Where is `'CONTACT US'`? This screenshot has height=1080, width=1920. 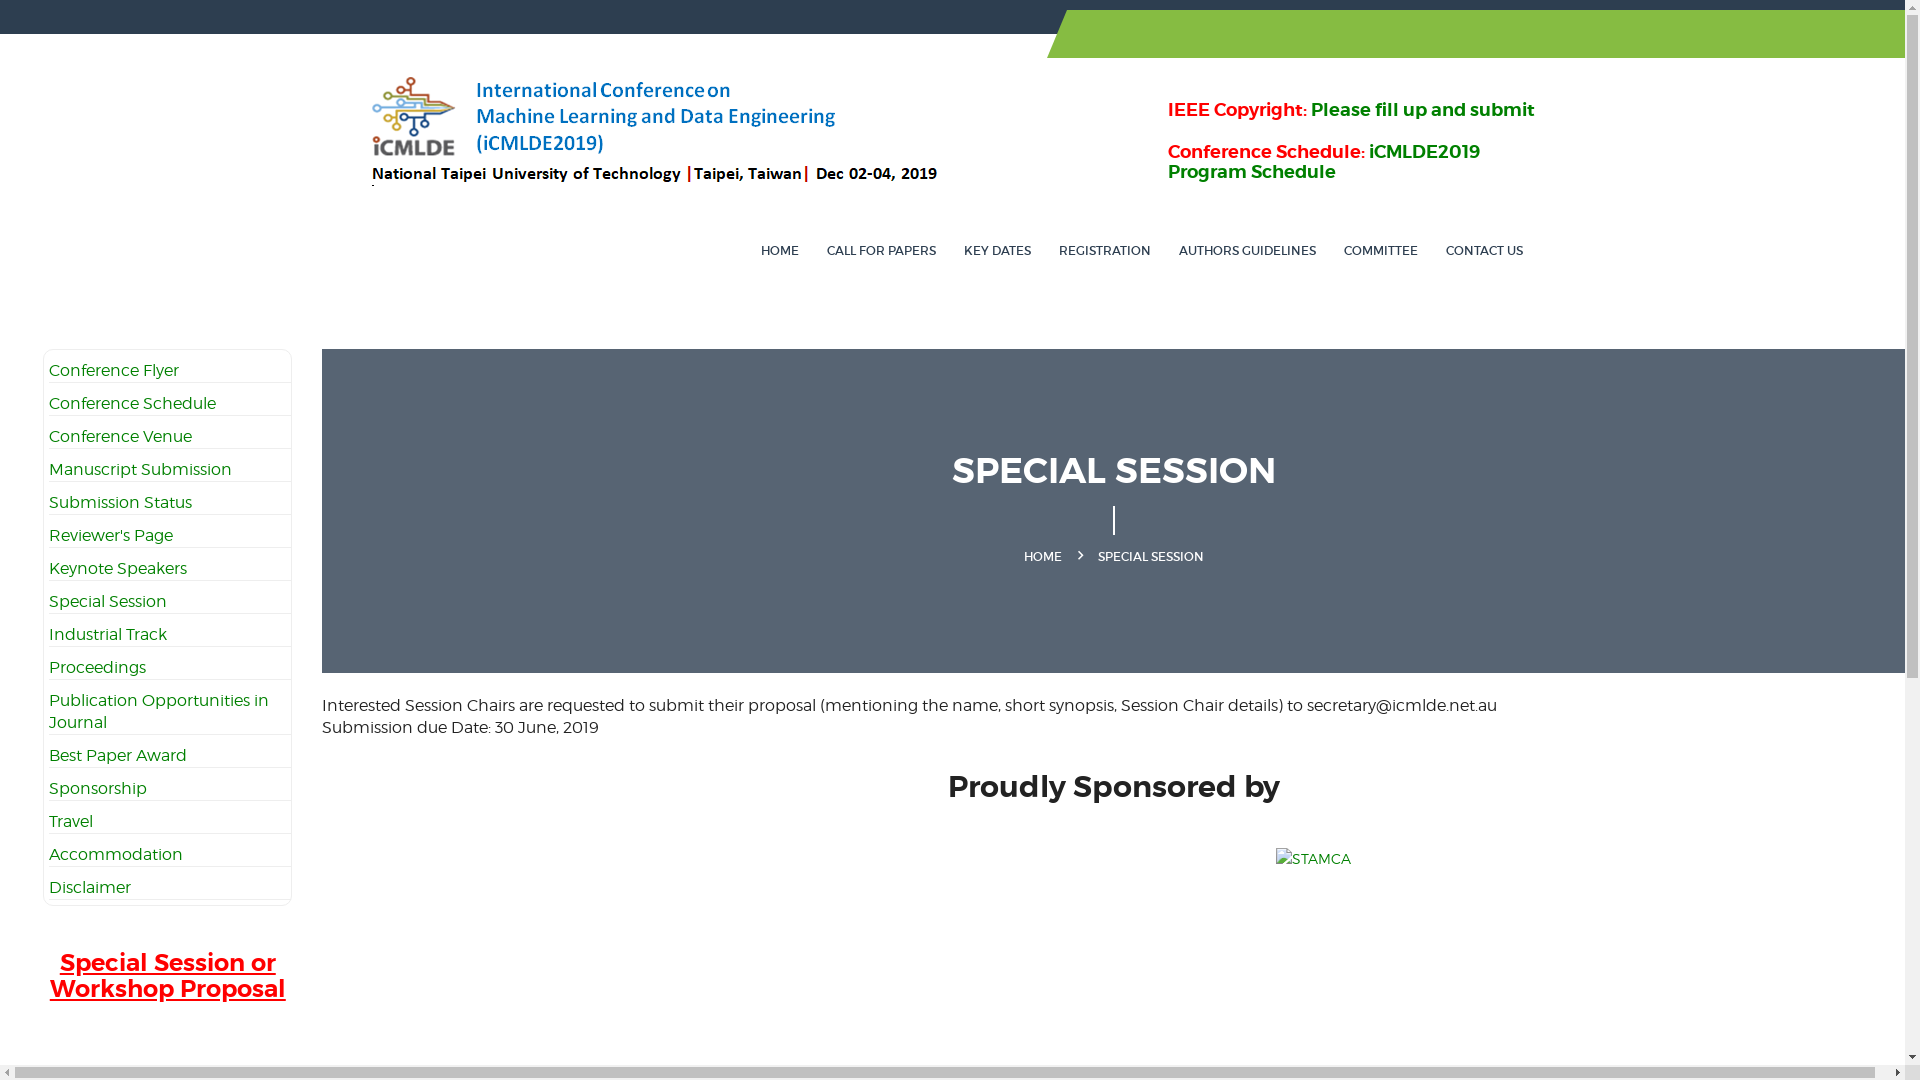
'CONTACT US' is located at coordinates (1484, 249).